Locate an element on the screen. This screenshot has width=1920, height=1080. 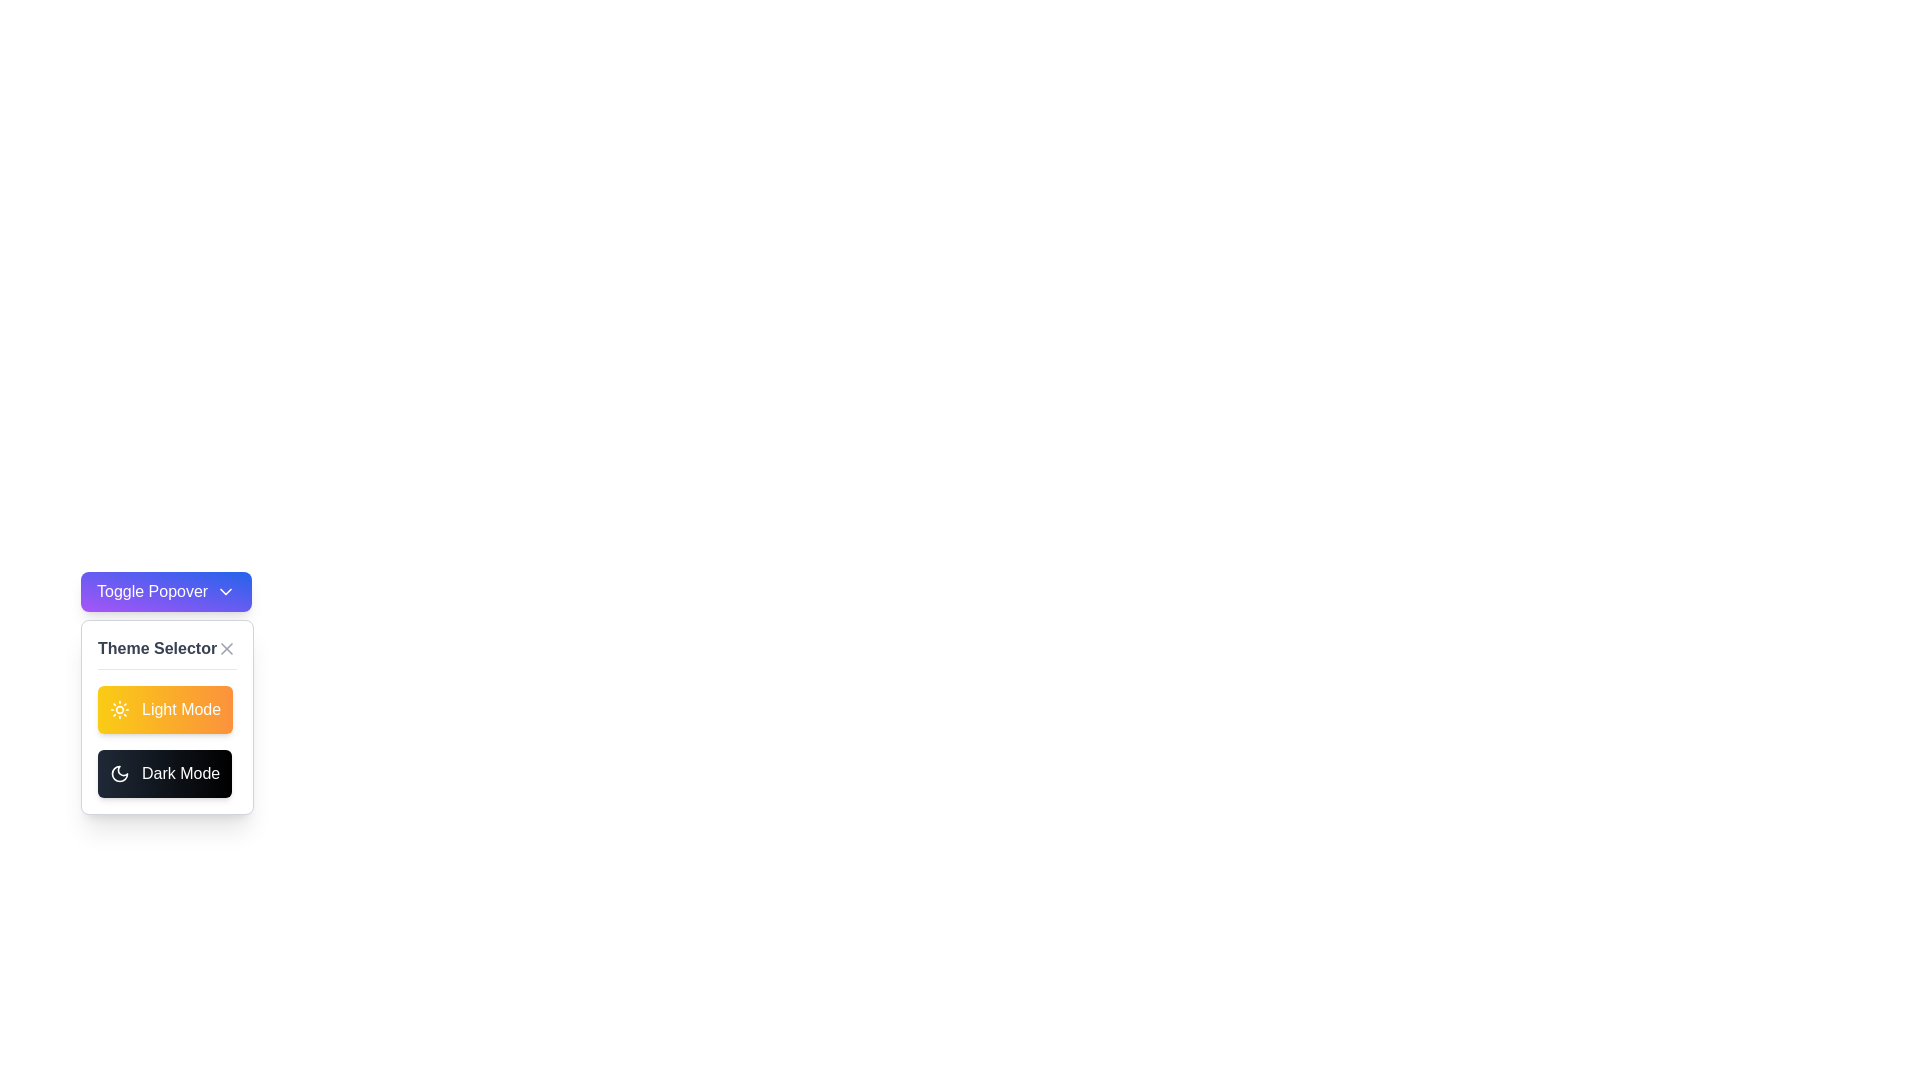
text label that displays 'Theme Selector' in bold and dark gray color, located at the top-left corner of the dropdown content panel below the 'Toggle Popover' dropdown button is located at coordinates (156, 648).